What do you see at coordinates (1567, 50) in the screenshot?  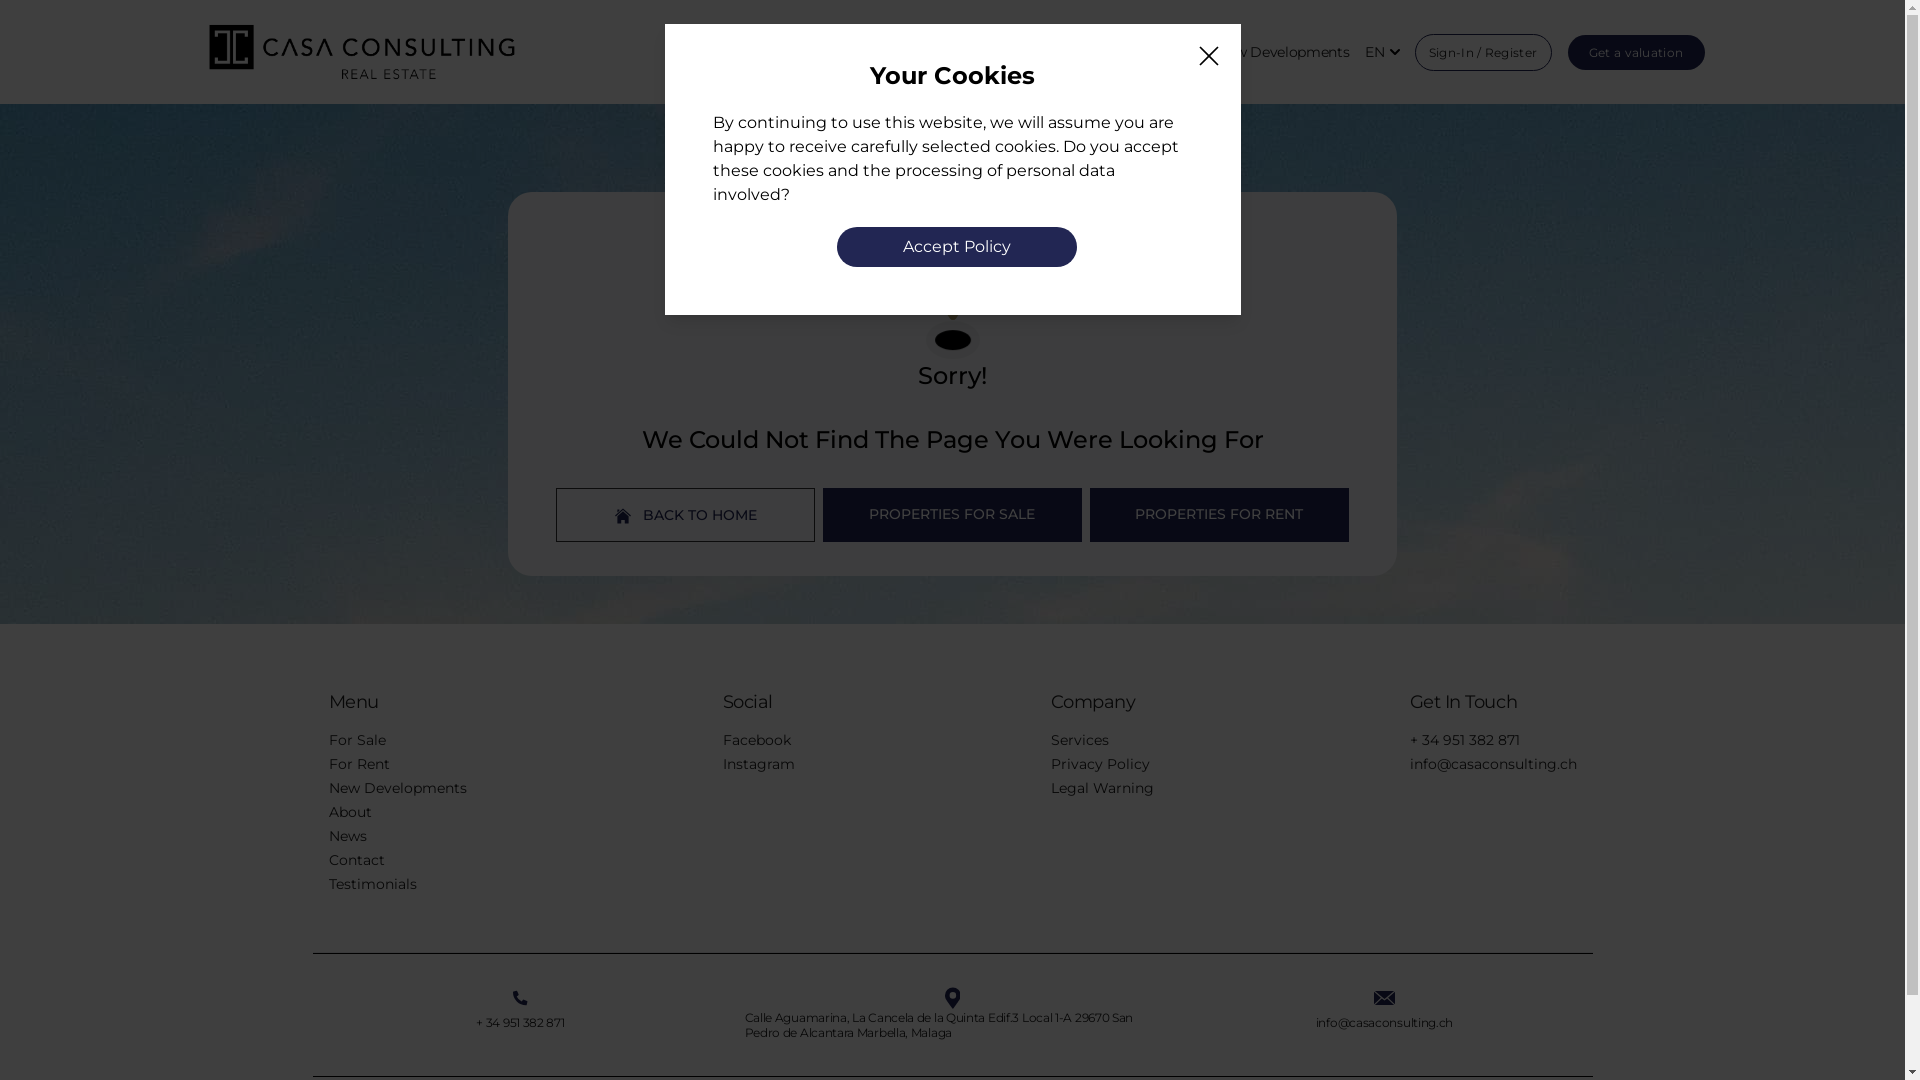 I see `'Get a valuation'` at bounding box center [1567, 50].